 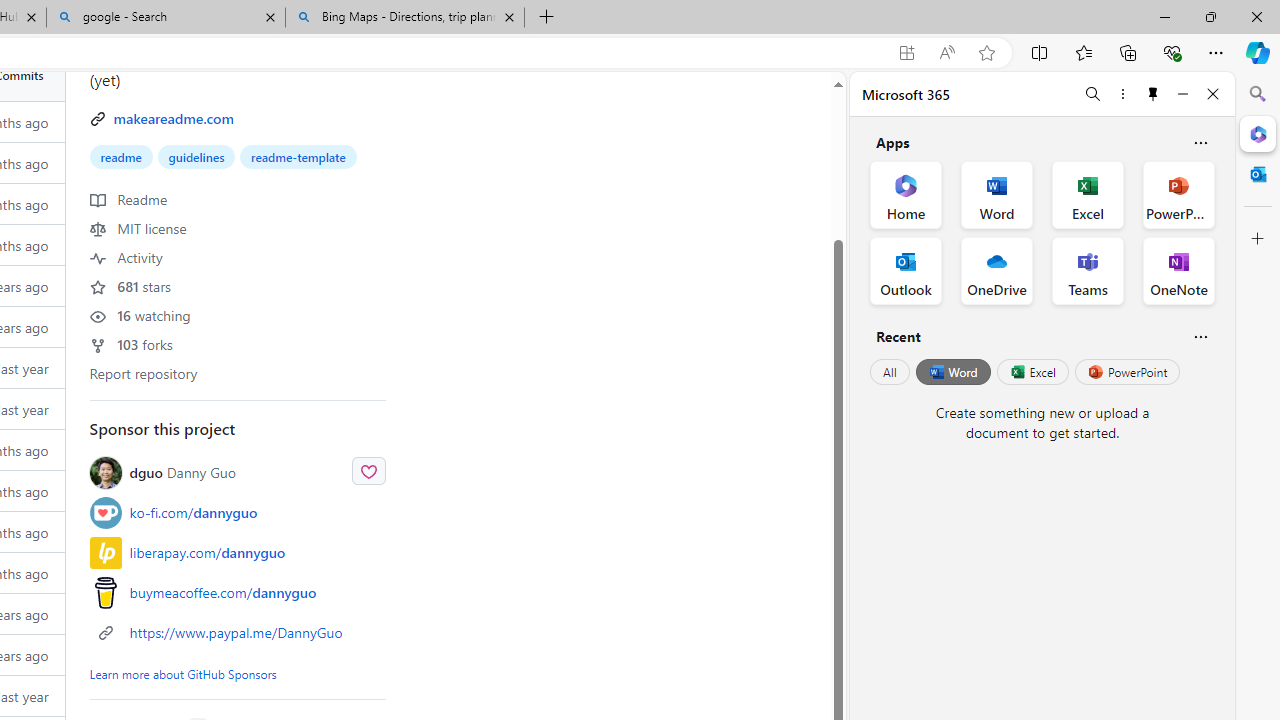 What do you see at coordinates (120, 155) in the screenshot?
I see `'readme'` at bounding box center [120, 155].